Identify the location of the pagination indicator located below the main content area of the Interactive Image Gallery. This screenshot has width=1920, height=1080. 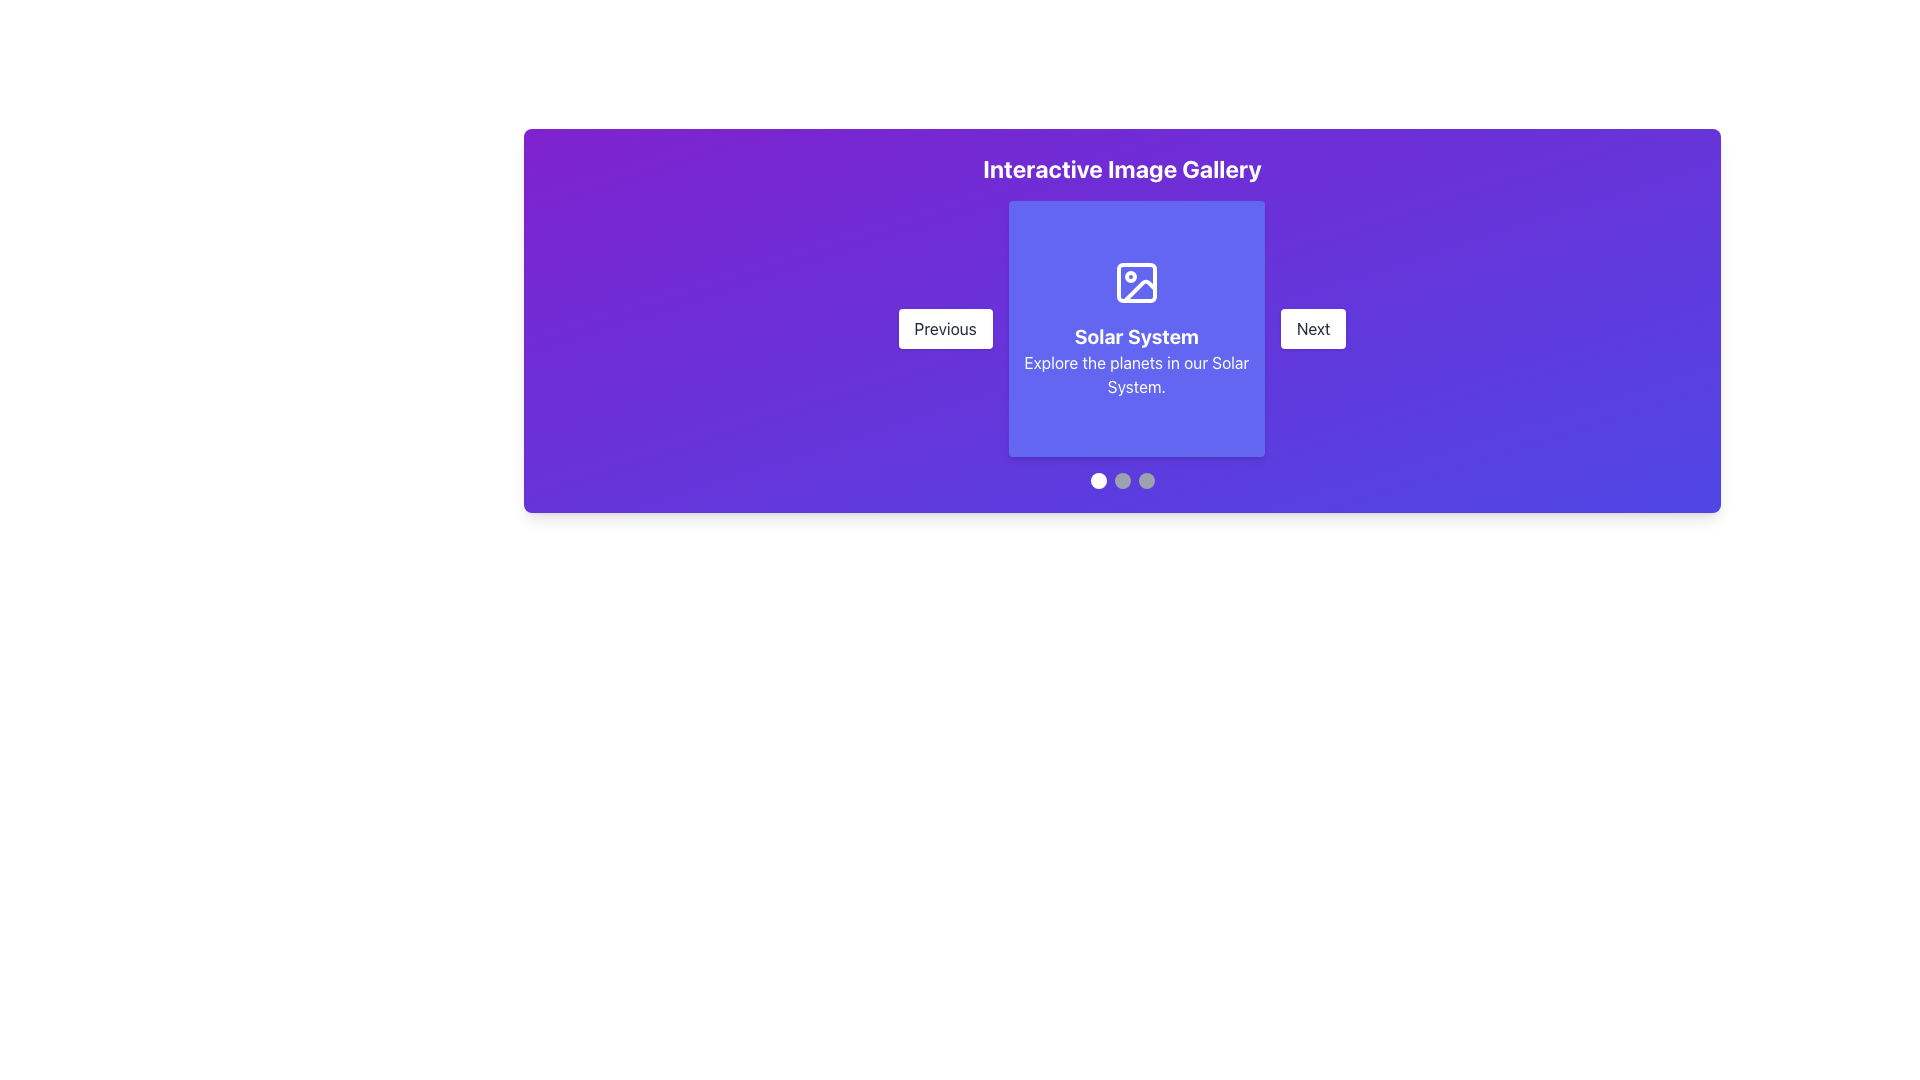
(1122, 481).